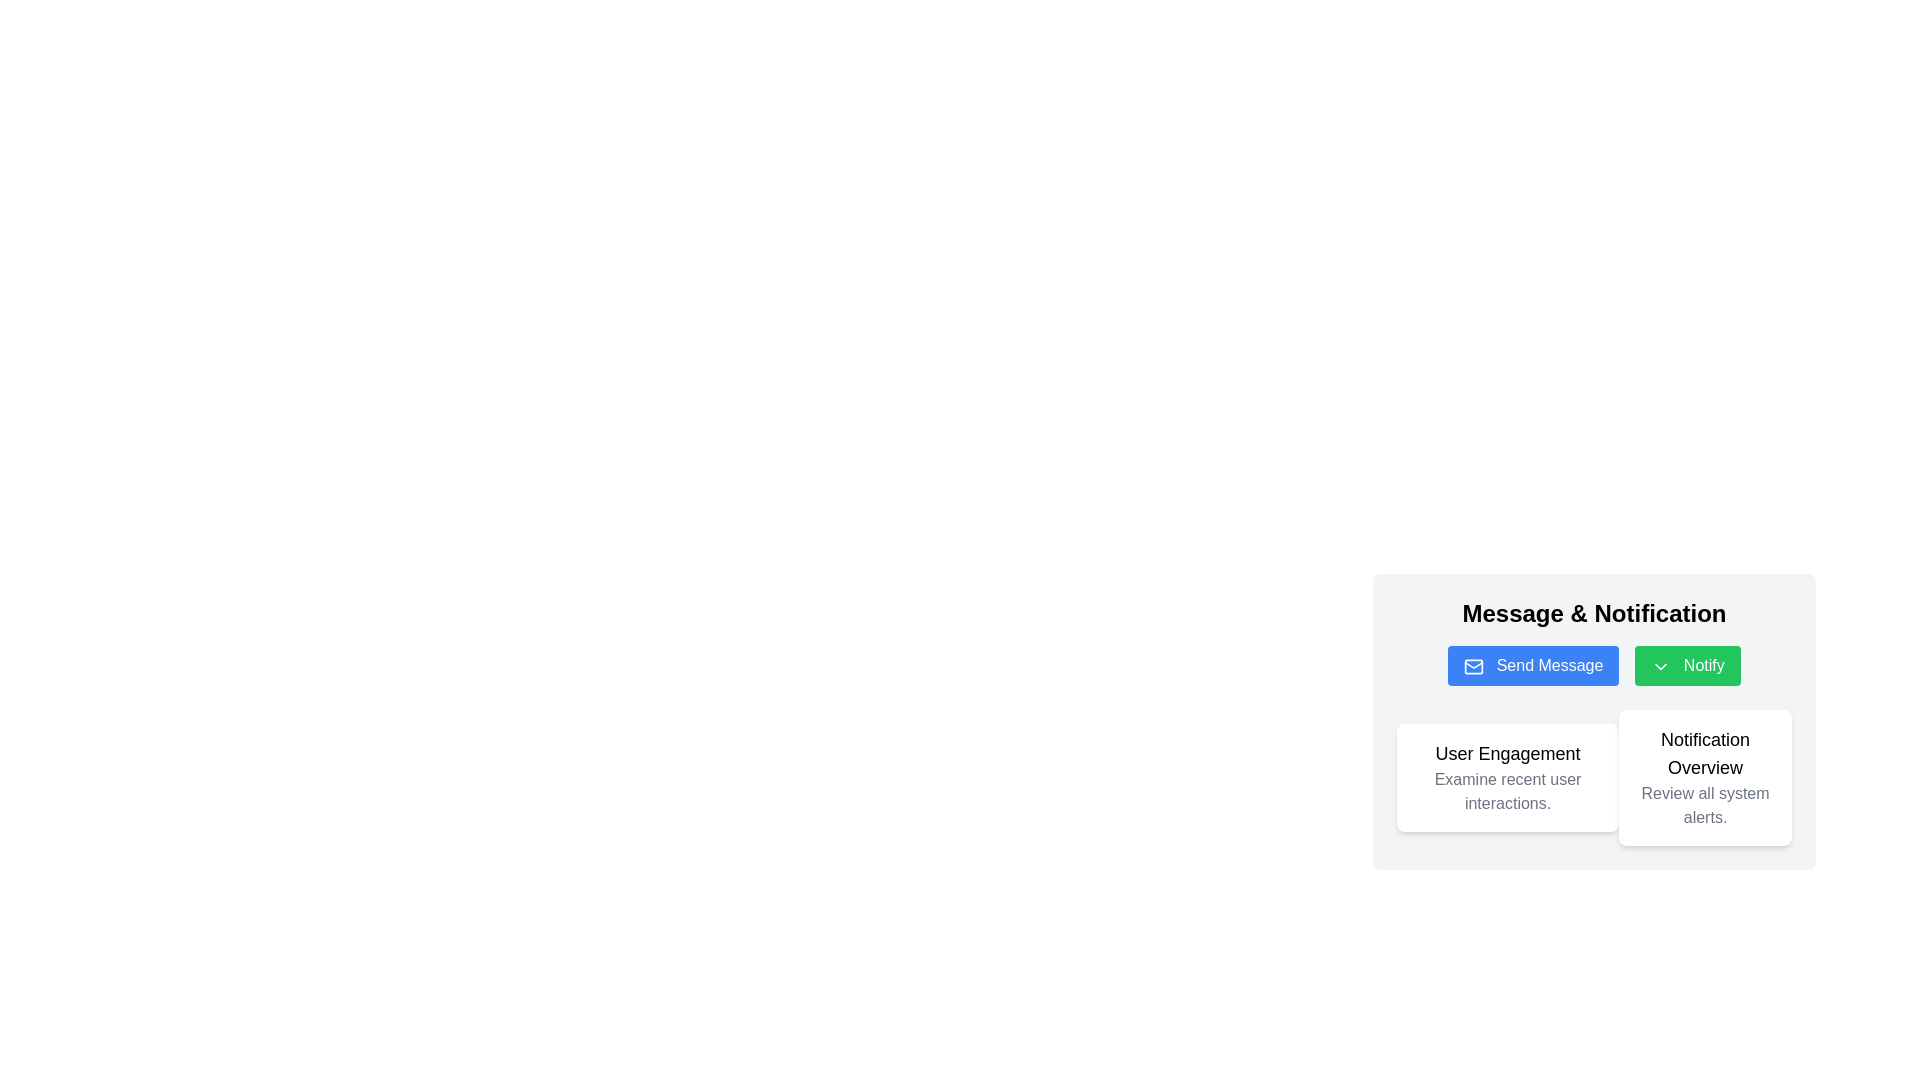 Image resolution: width=1920 pixels, height=1080 pixels. Describe the element at coordinates (1704, 753) in the screenshot. I see `the heading text element that introduces and summarizes the system notifications, which is located above the text 'Review all system alerts.' in the 'Message & Notification' interface` at that location.